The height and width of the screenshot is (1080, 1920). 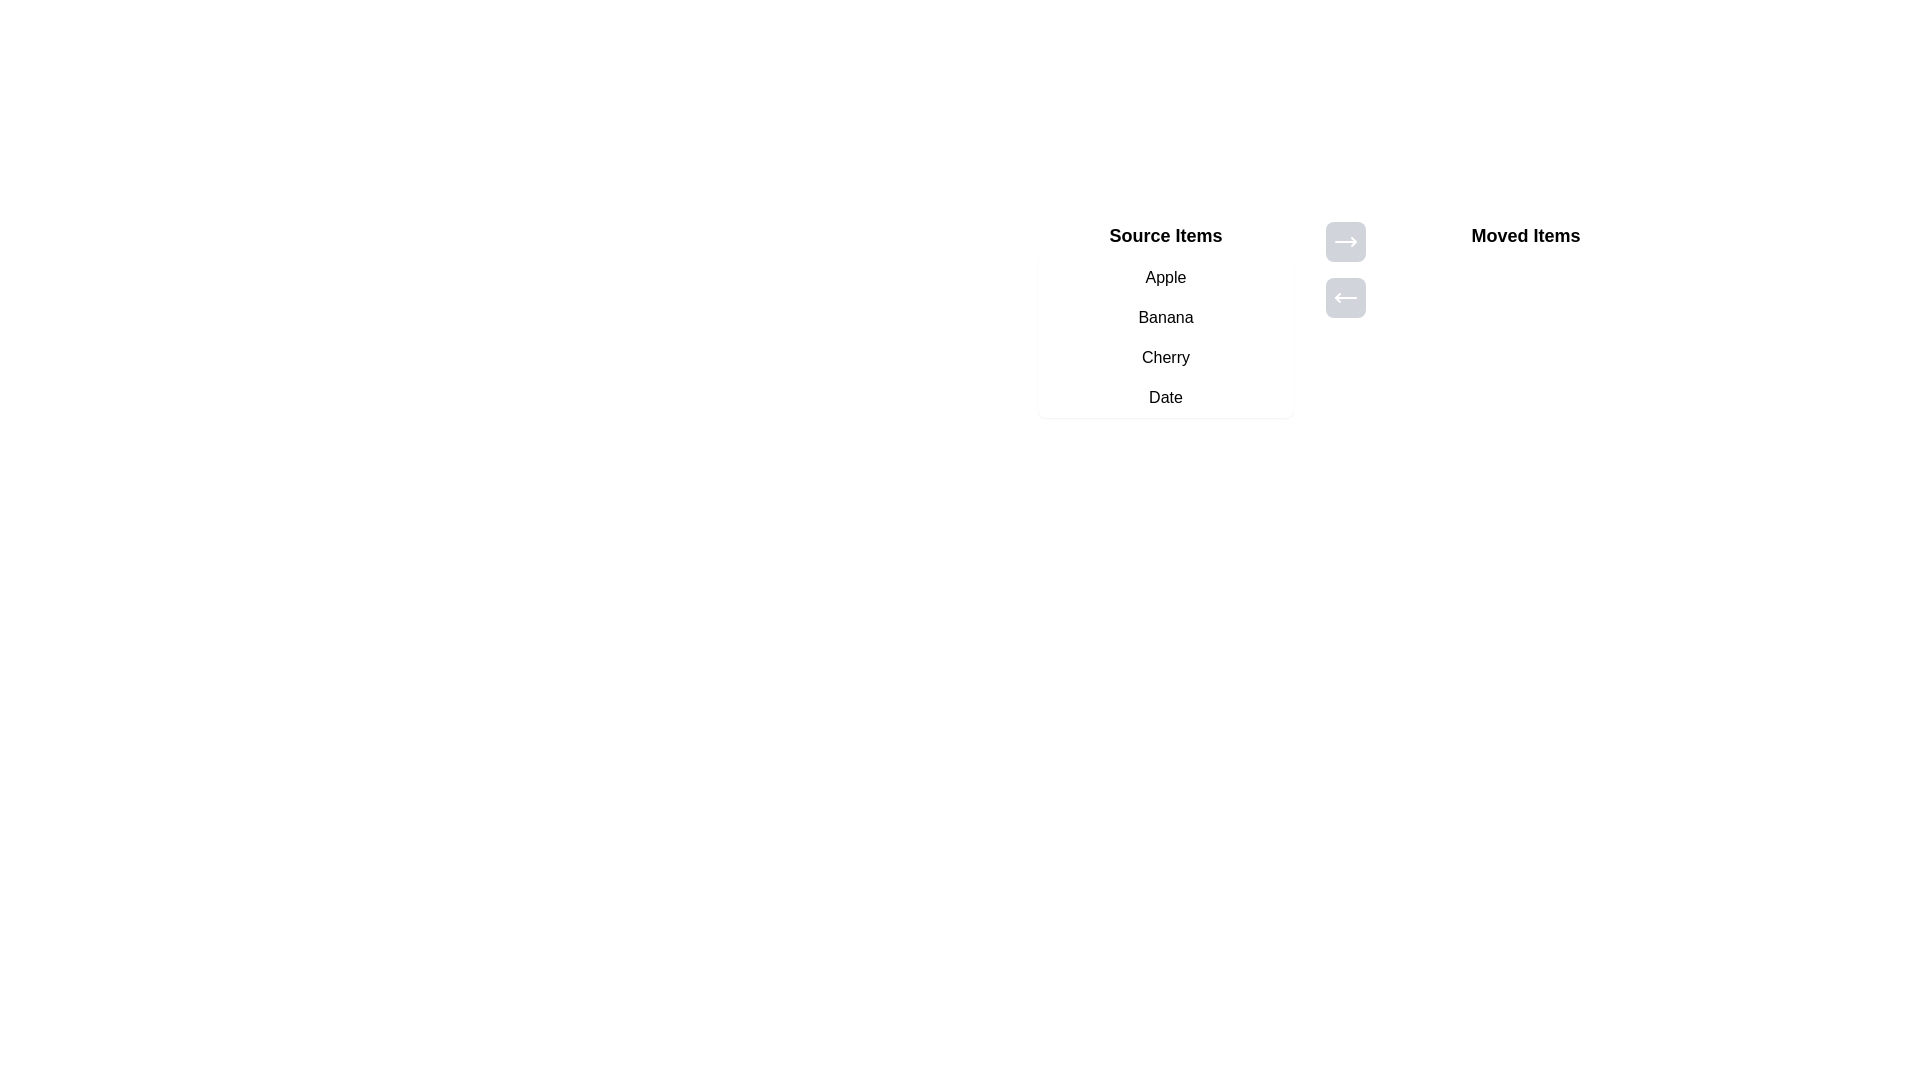 I want to click on the third item in the vertical list under the 'Source Items' heading to trigger the hover effect, so click(x=1166, y=357).